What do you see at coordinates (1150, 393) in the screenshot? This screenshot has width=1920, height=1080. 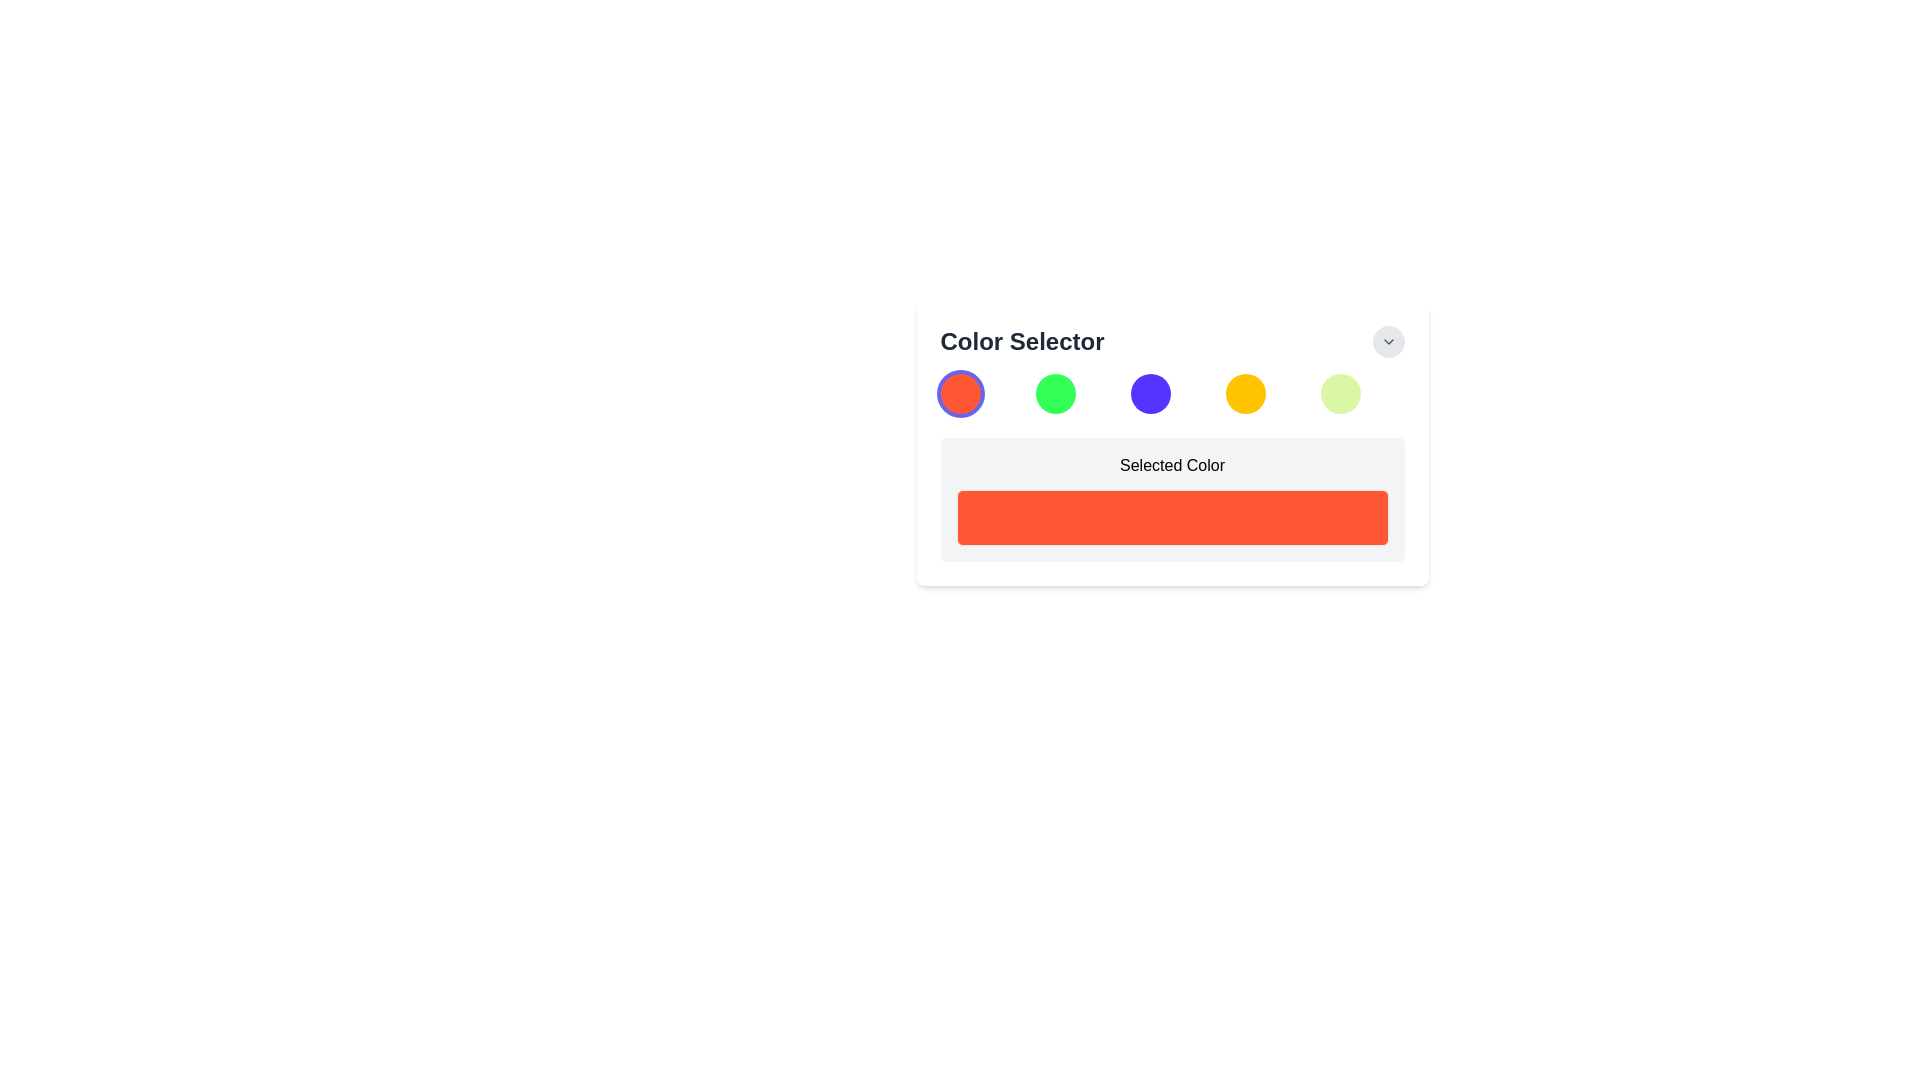 I see `the vibrant purple circular button in the Color Selector group` at bounding box center [1150, 393].